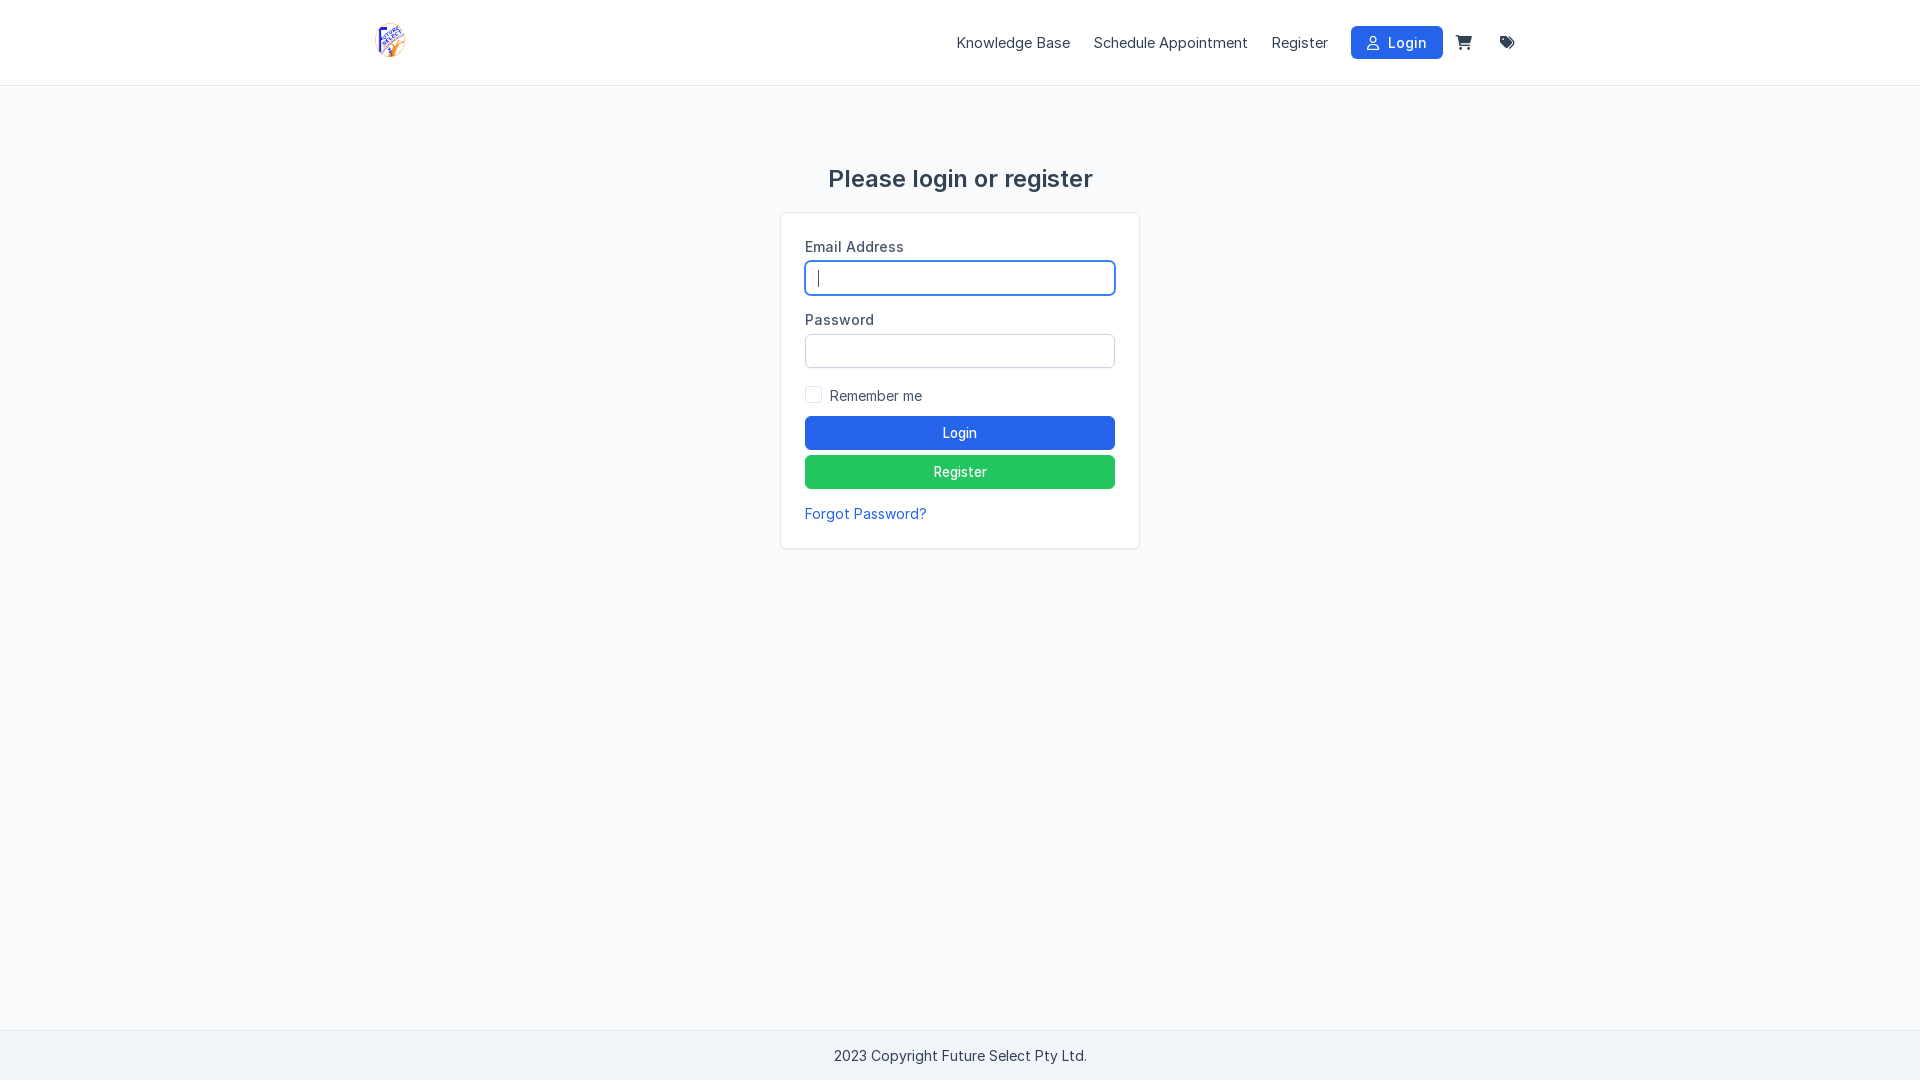 Image resolution: width=1920 pixels, height=1080 pixels. I want to click on 'Login', so click(1395, 42).